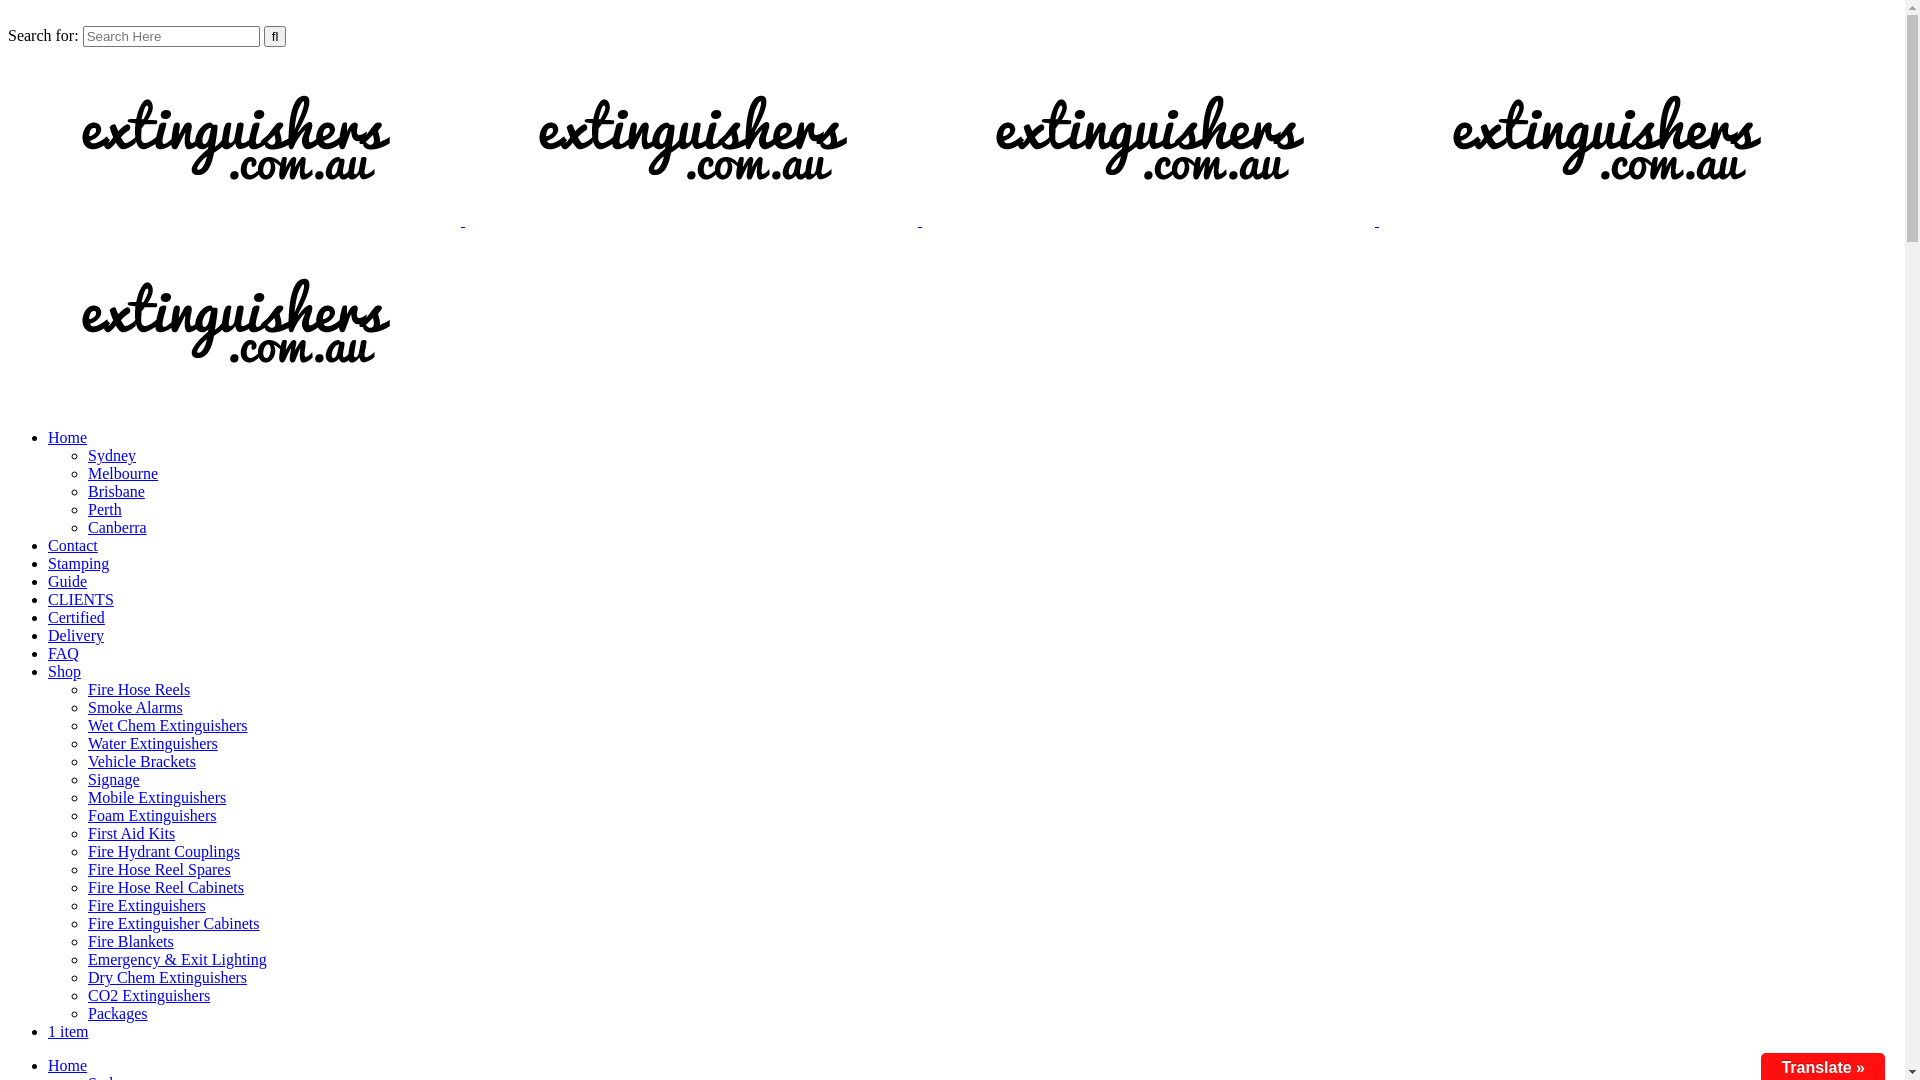 The height and width of the screenshot is (1080, 1920). I want to click on 'Fire Hydrant Couplings', so click(86, 851).